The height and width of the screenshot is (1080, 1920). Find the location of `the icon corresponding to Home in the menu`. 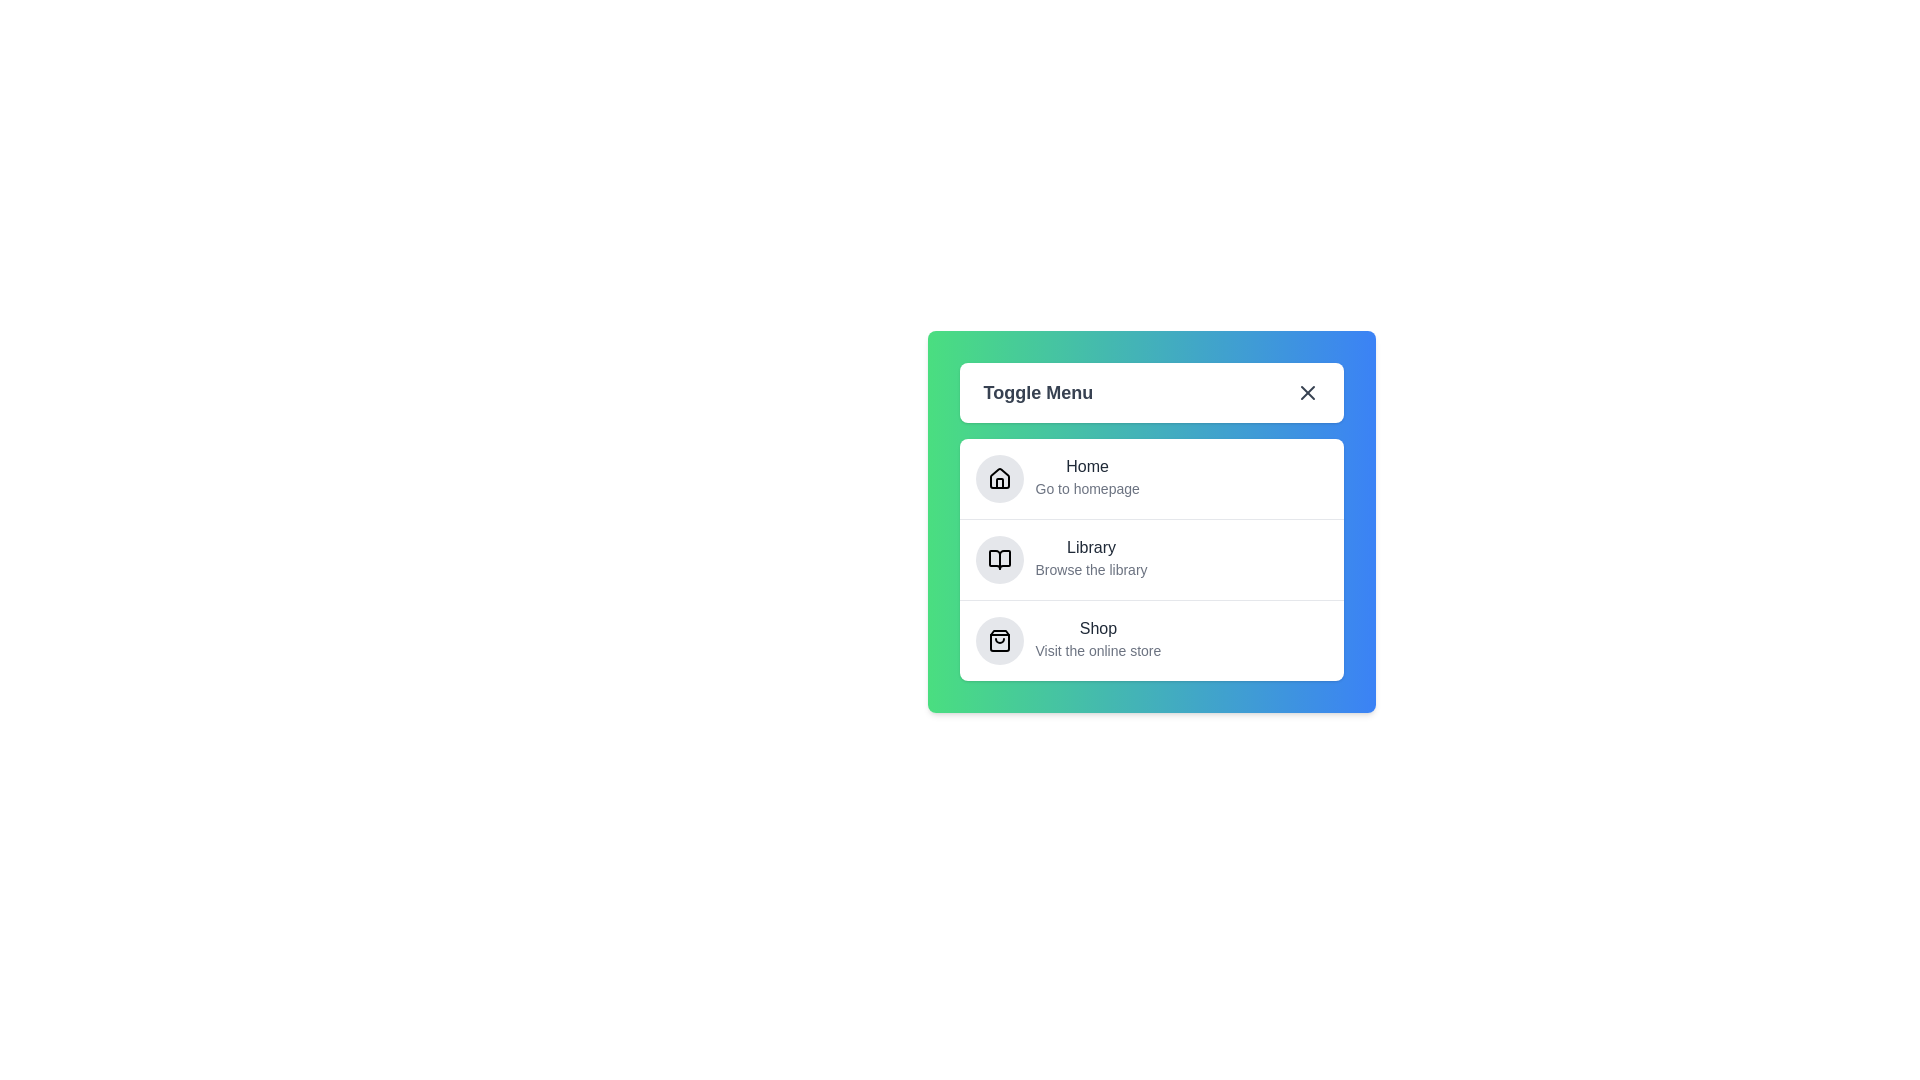

the icon corresponding to Home in the menu is located at coordinates (999, 478).